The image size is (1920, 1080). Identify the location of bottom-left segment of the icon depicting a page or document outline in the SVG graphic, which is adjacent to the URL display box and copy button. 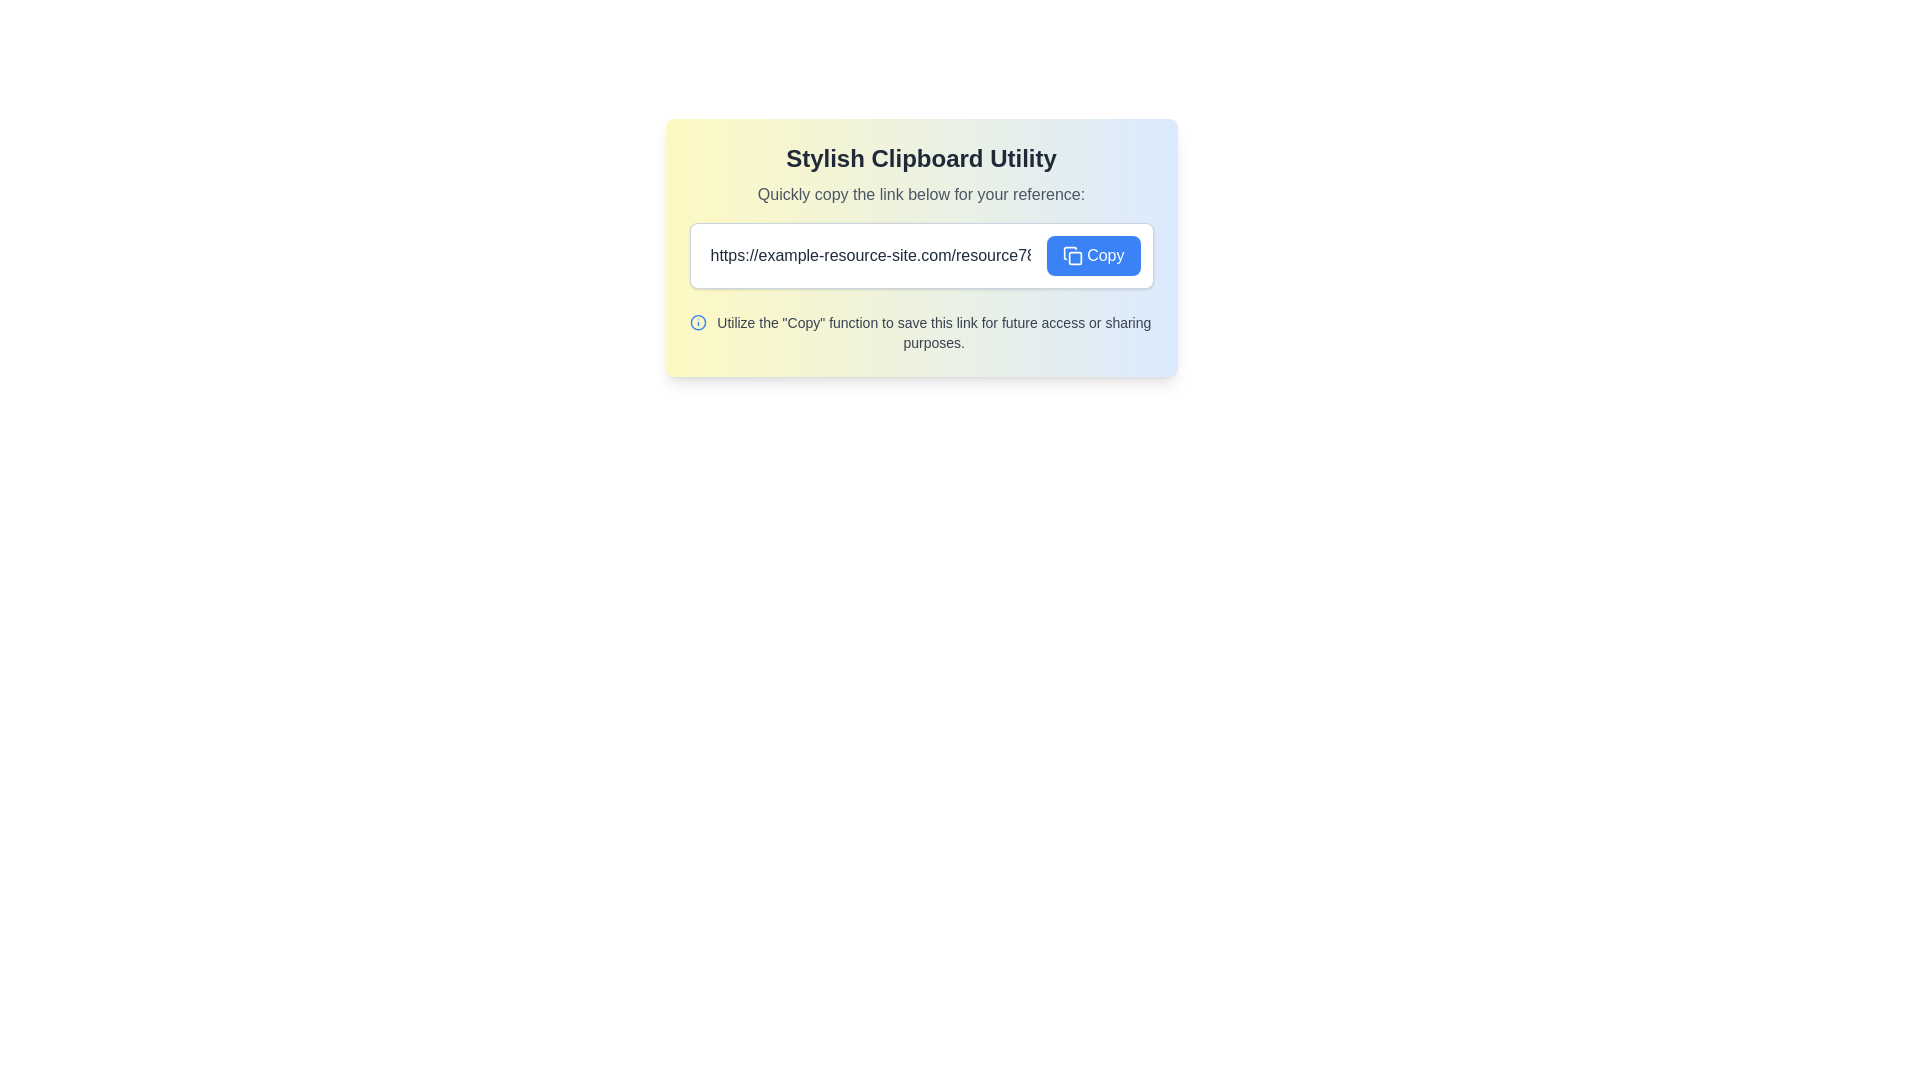
(1069, 252).